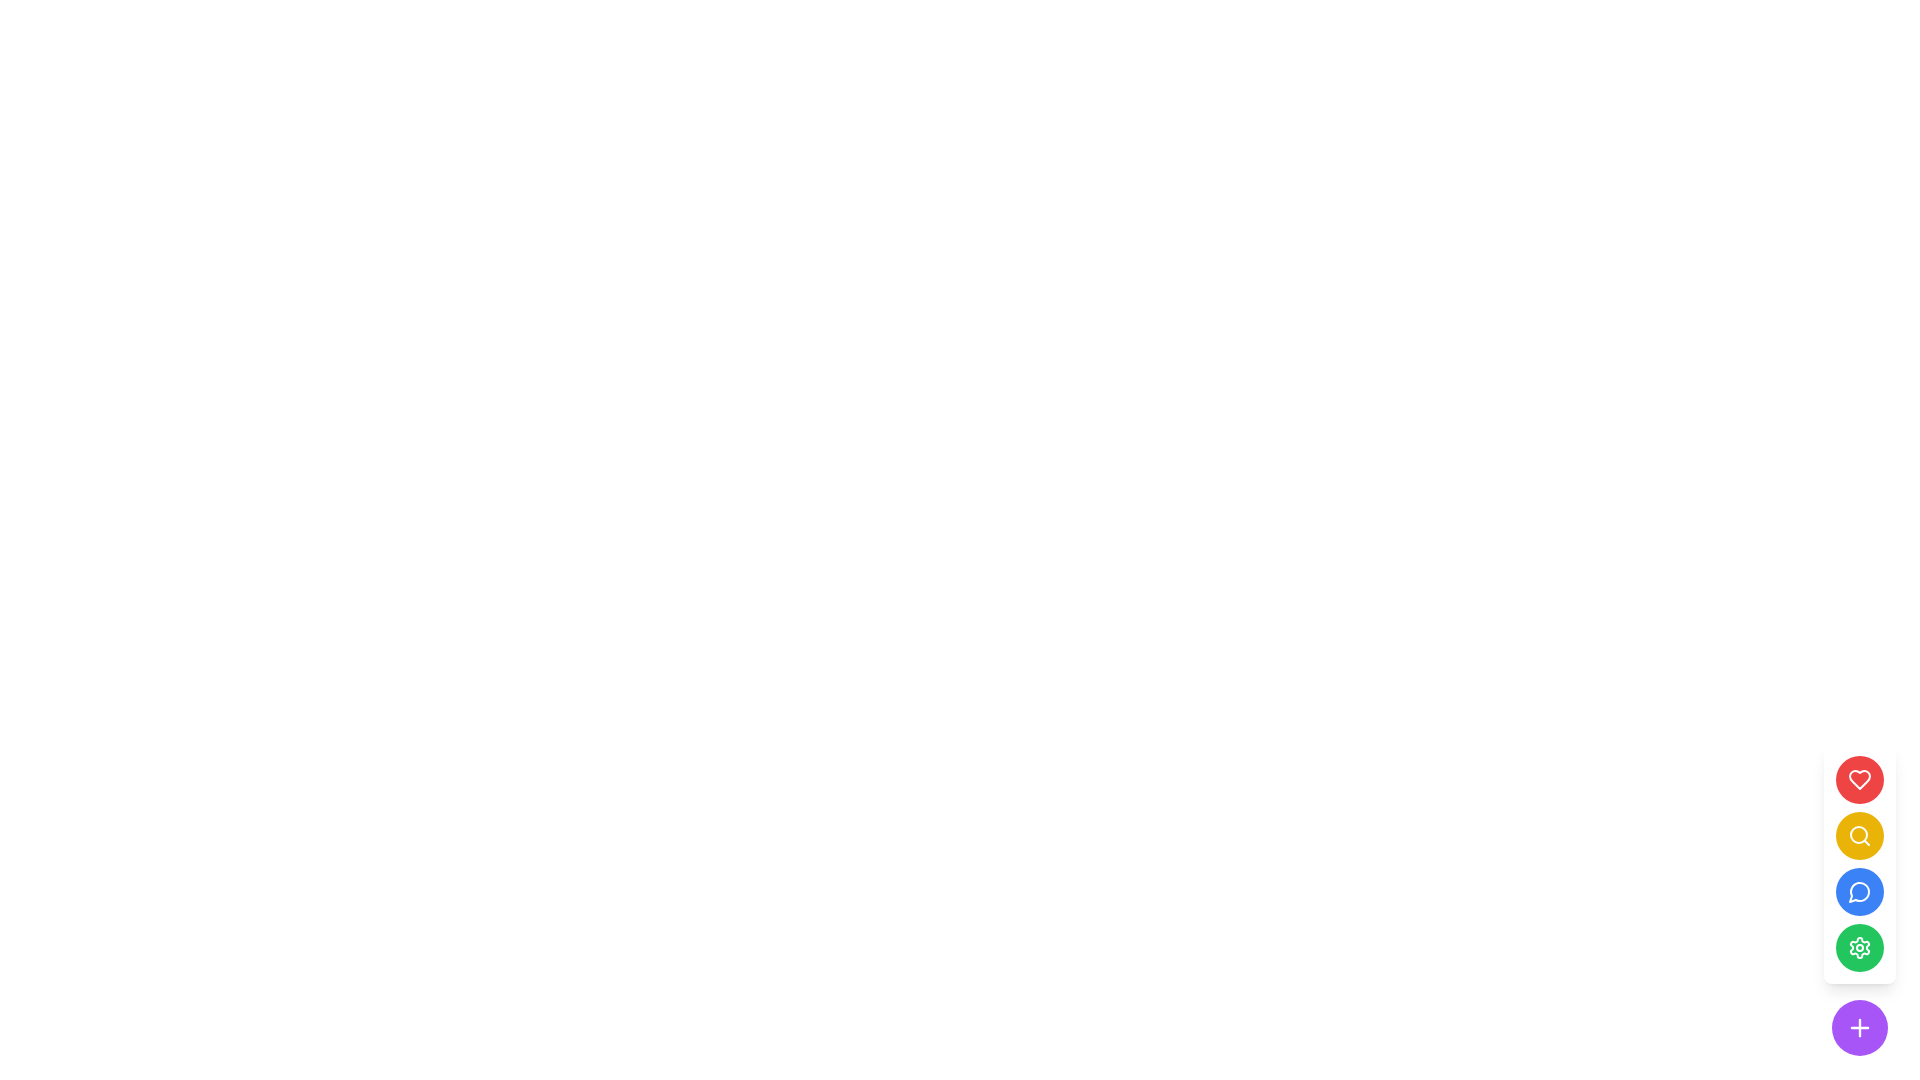 This screenshot has width=1920, height=1080. What do you see at coordinates (1859, 890) in the screenshot?
I see `the circular button containing a blue chat icon for accessibility navigation` at bounding box center [1859, 890].